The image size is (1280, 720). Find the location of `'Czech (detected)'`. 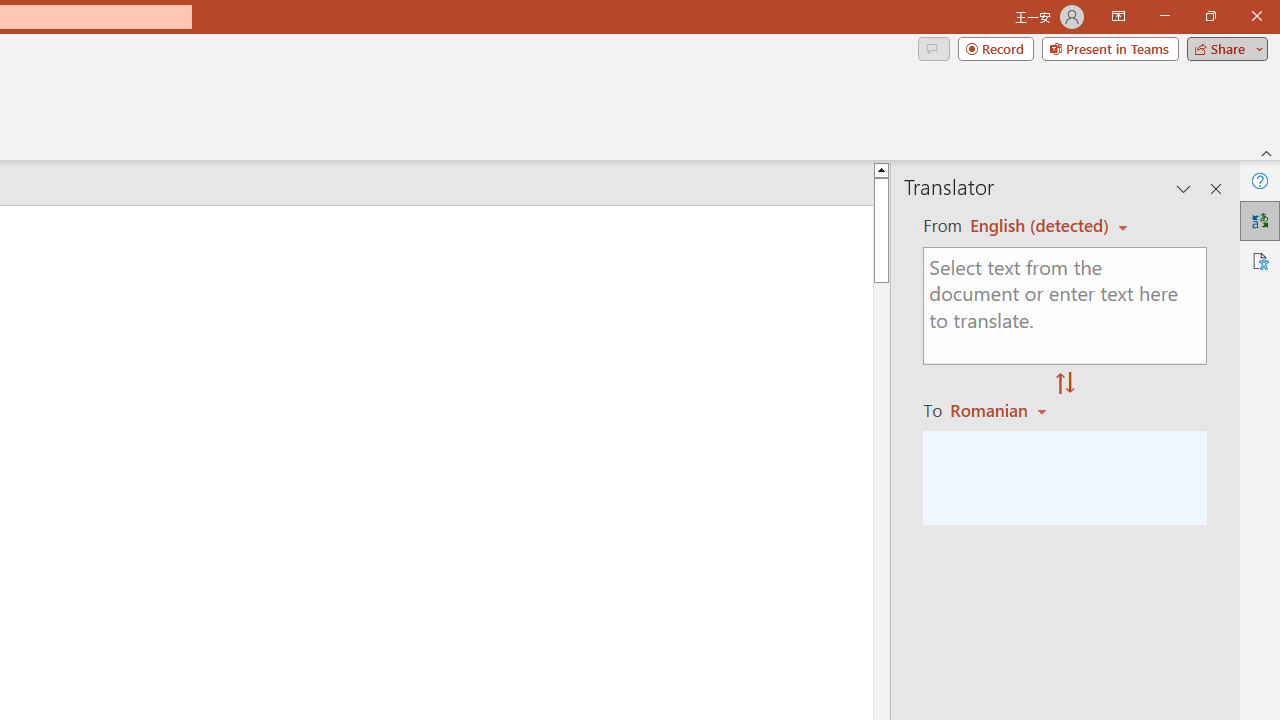

'Czech (detected)' is located at coordinates (1040, 225).